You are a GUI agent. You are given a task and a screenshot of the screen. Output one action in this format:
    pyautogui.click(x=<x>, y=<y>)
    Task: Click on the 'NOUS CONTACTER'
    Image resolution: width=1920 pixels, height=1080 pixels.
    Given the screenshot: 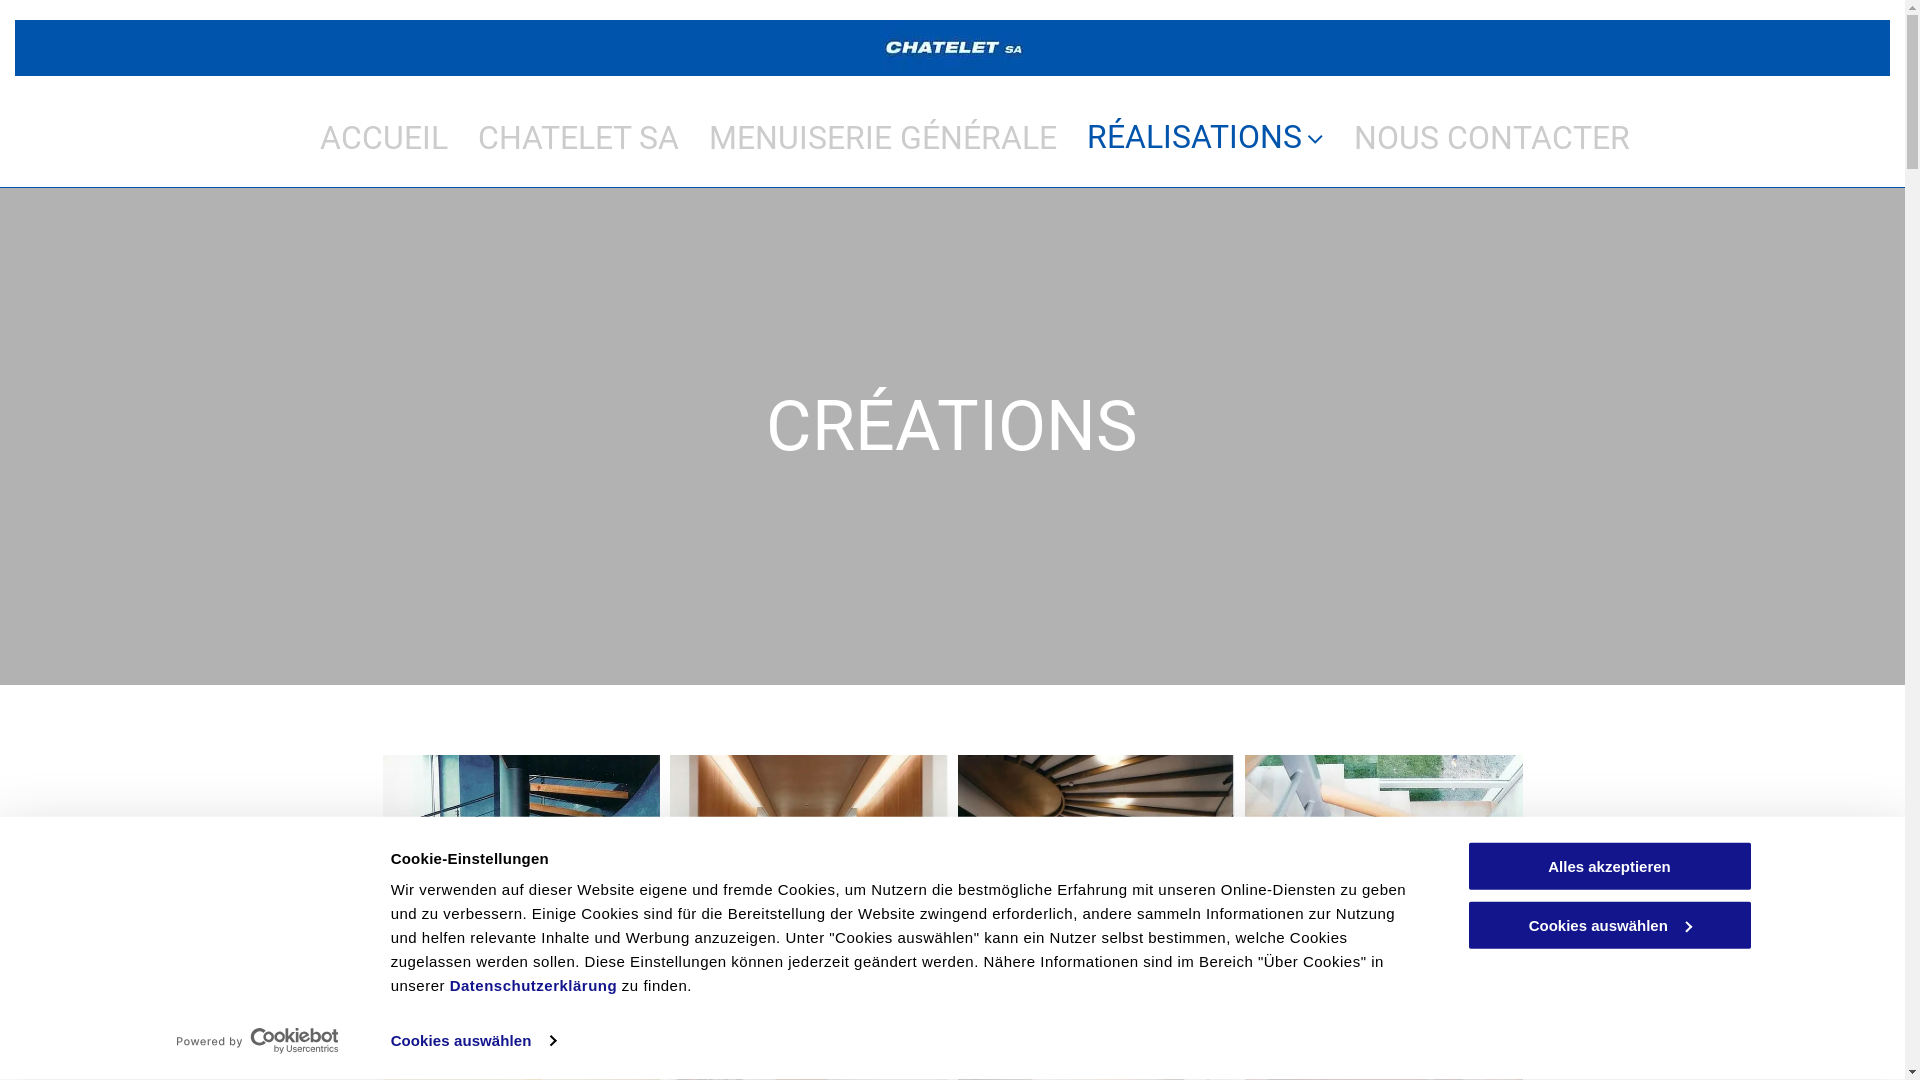 What is the action you would take?
    pyautogui.click(x=1492, y=137)
    